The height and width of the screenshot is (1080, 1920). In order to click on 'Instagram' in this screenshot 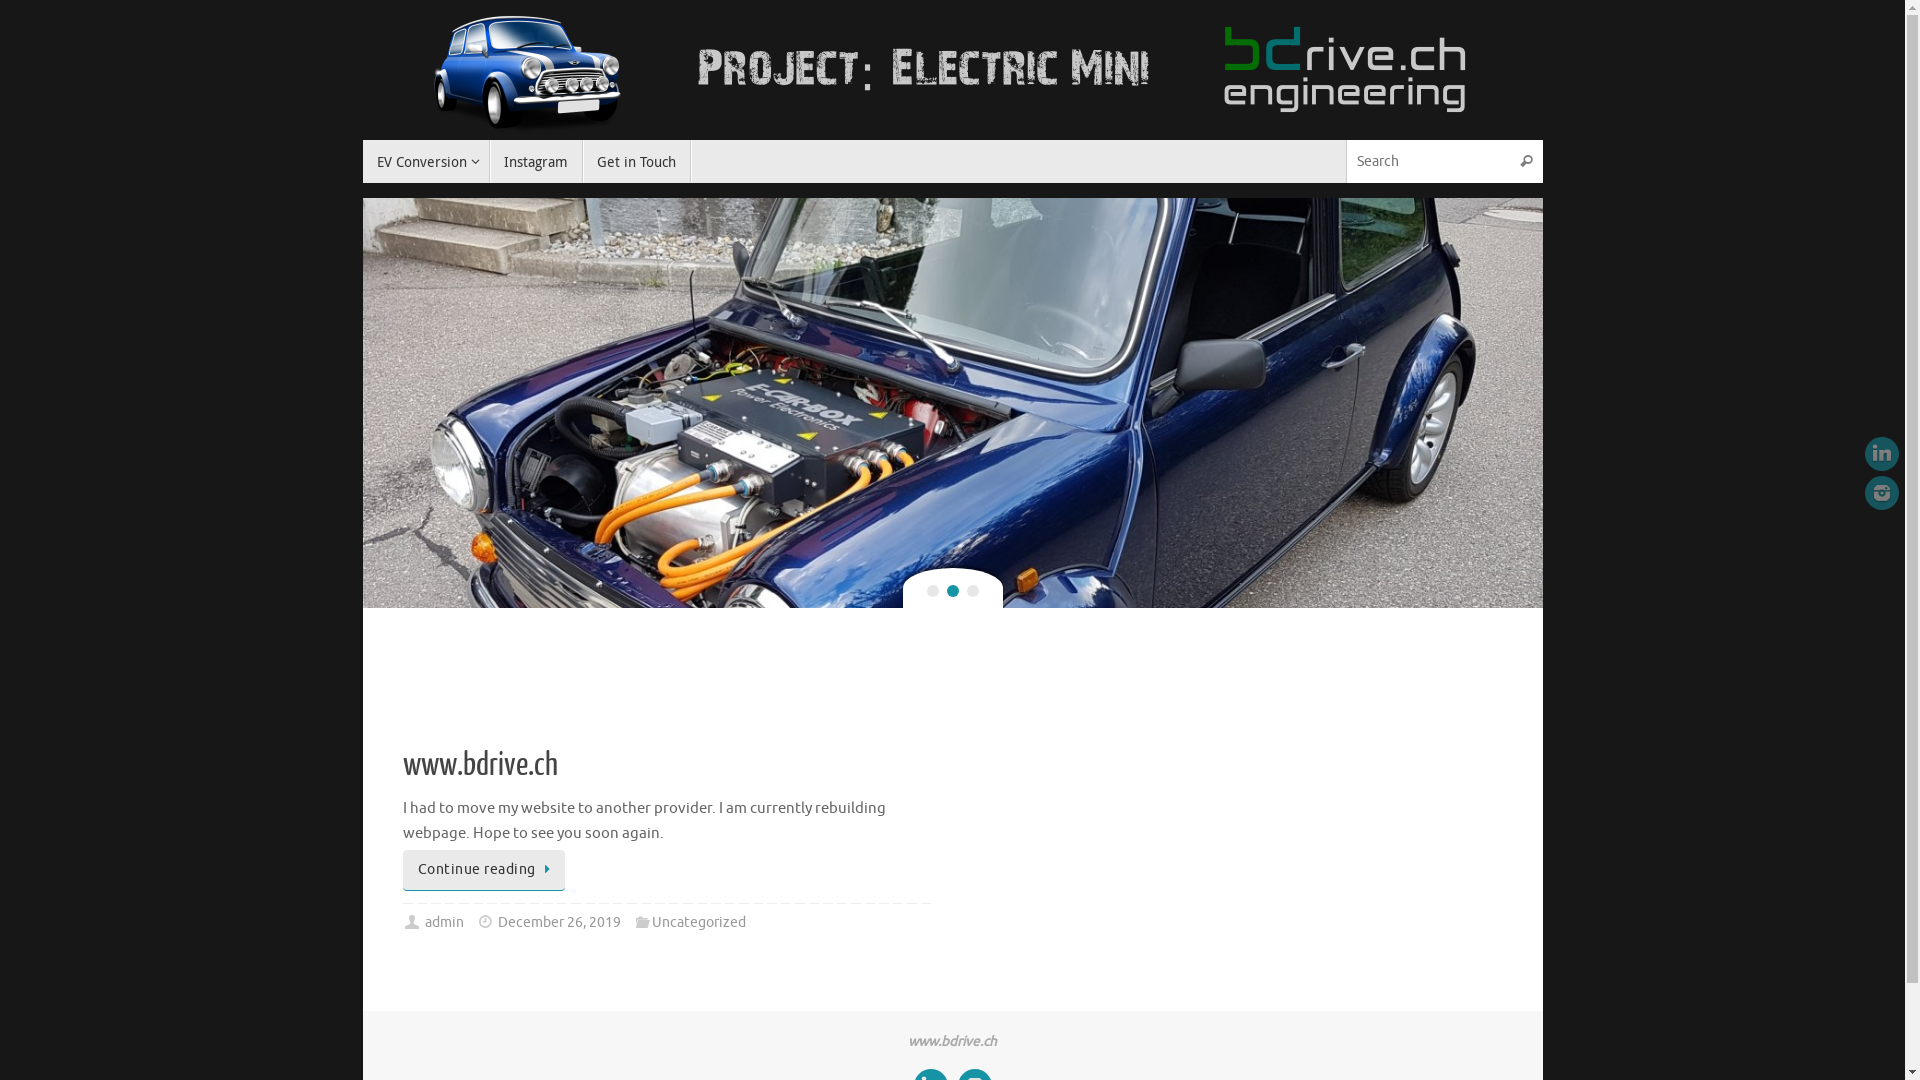, I will do `click(1880, 493)`.